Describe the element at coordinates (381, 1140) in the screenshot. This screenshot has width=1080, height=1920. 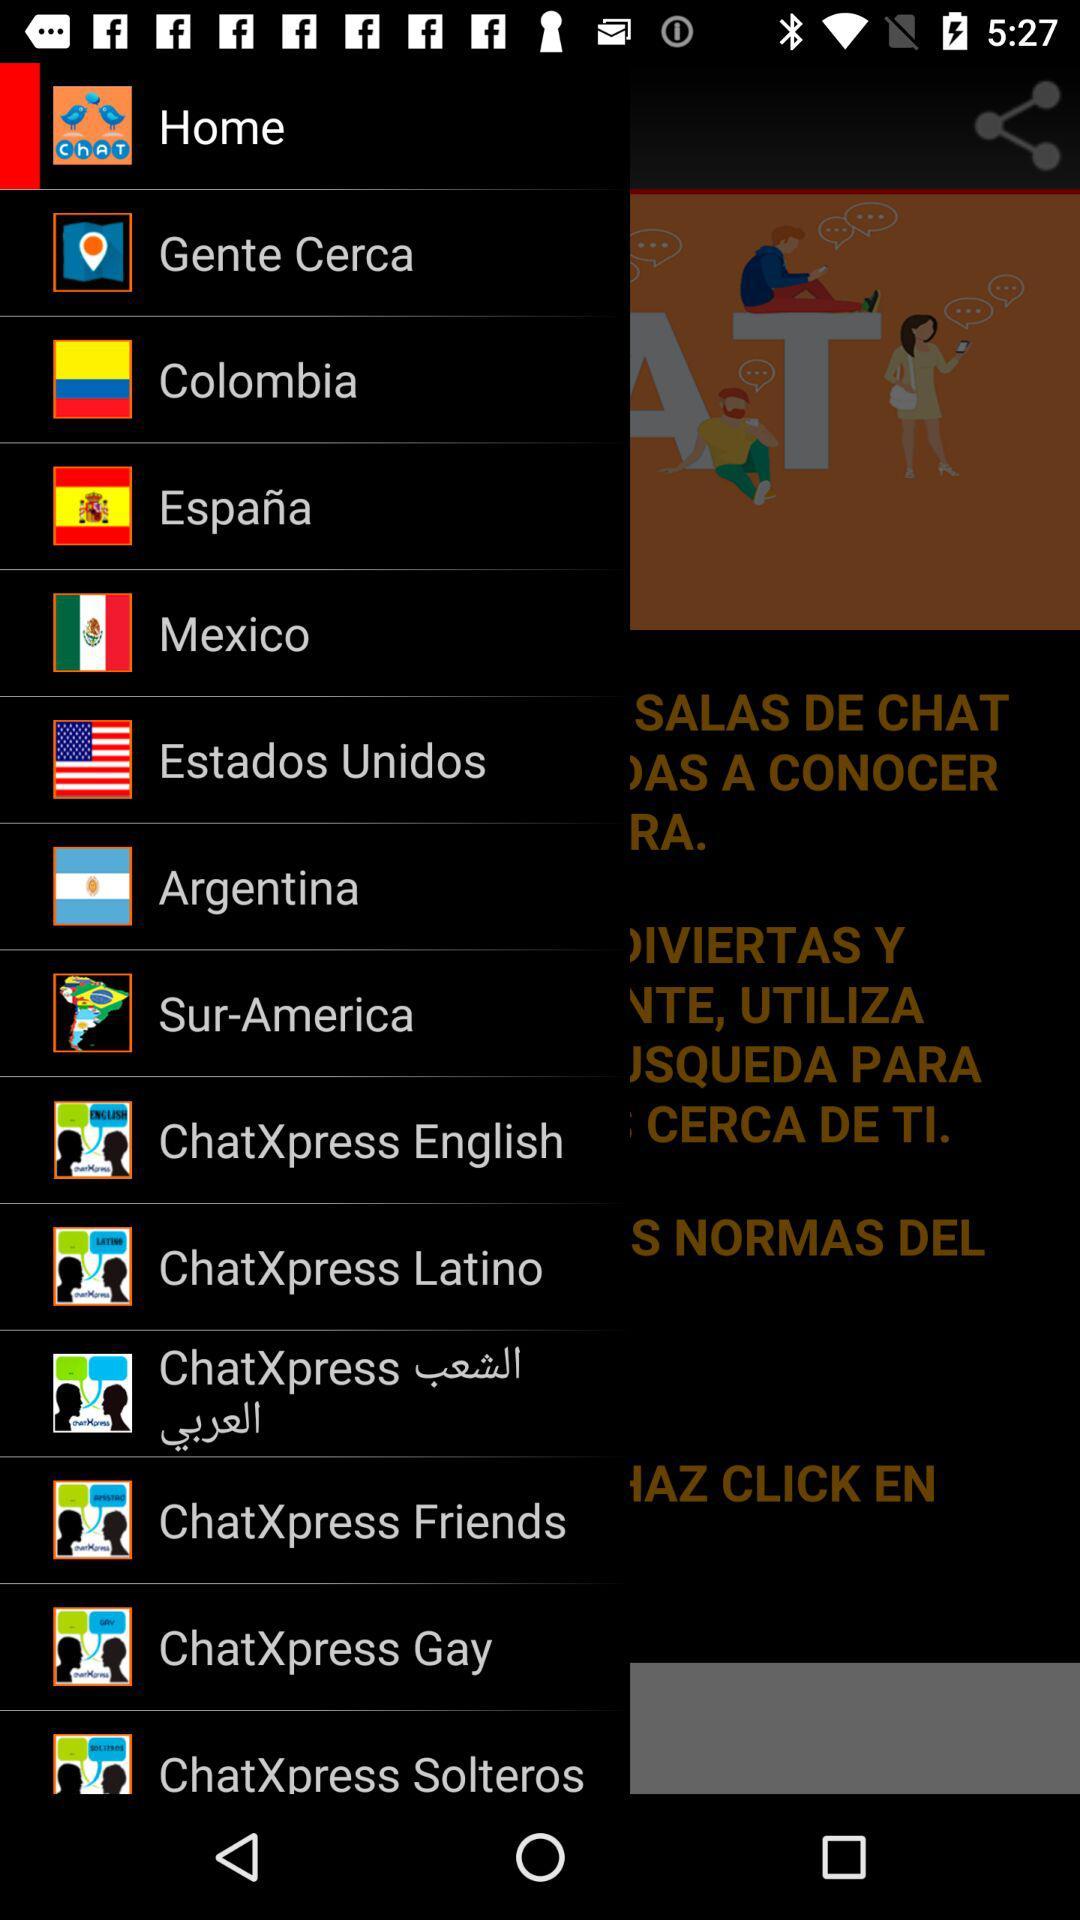
I see `app above the chatxpress latino app` at that location.